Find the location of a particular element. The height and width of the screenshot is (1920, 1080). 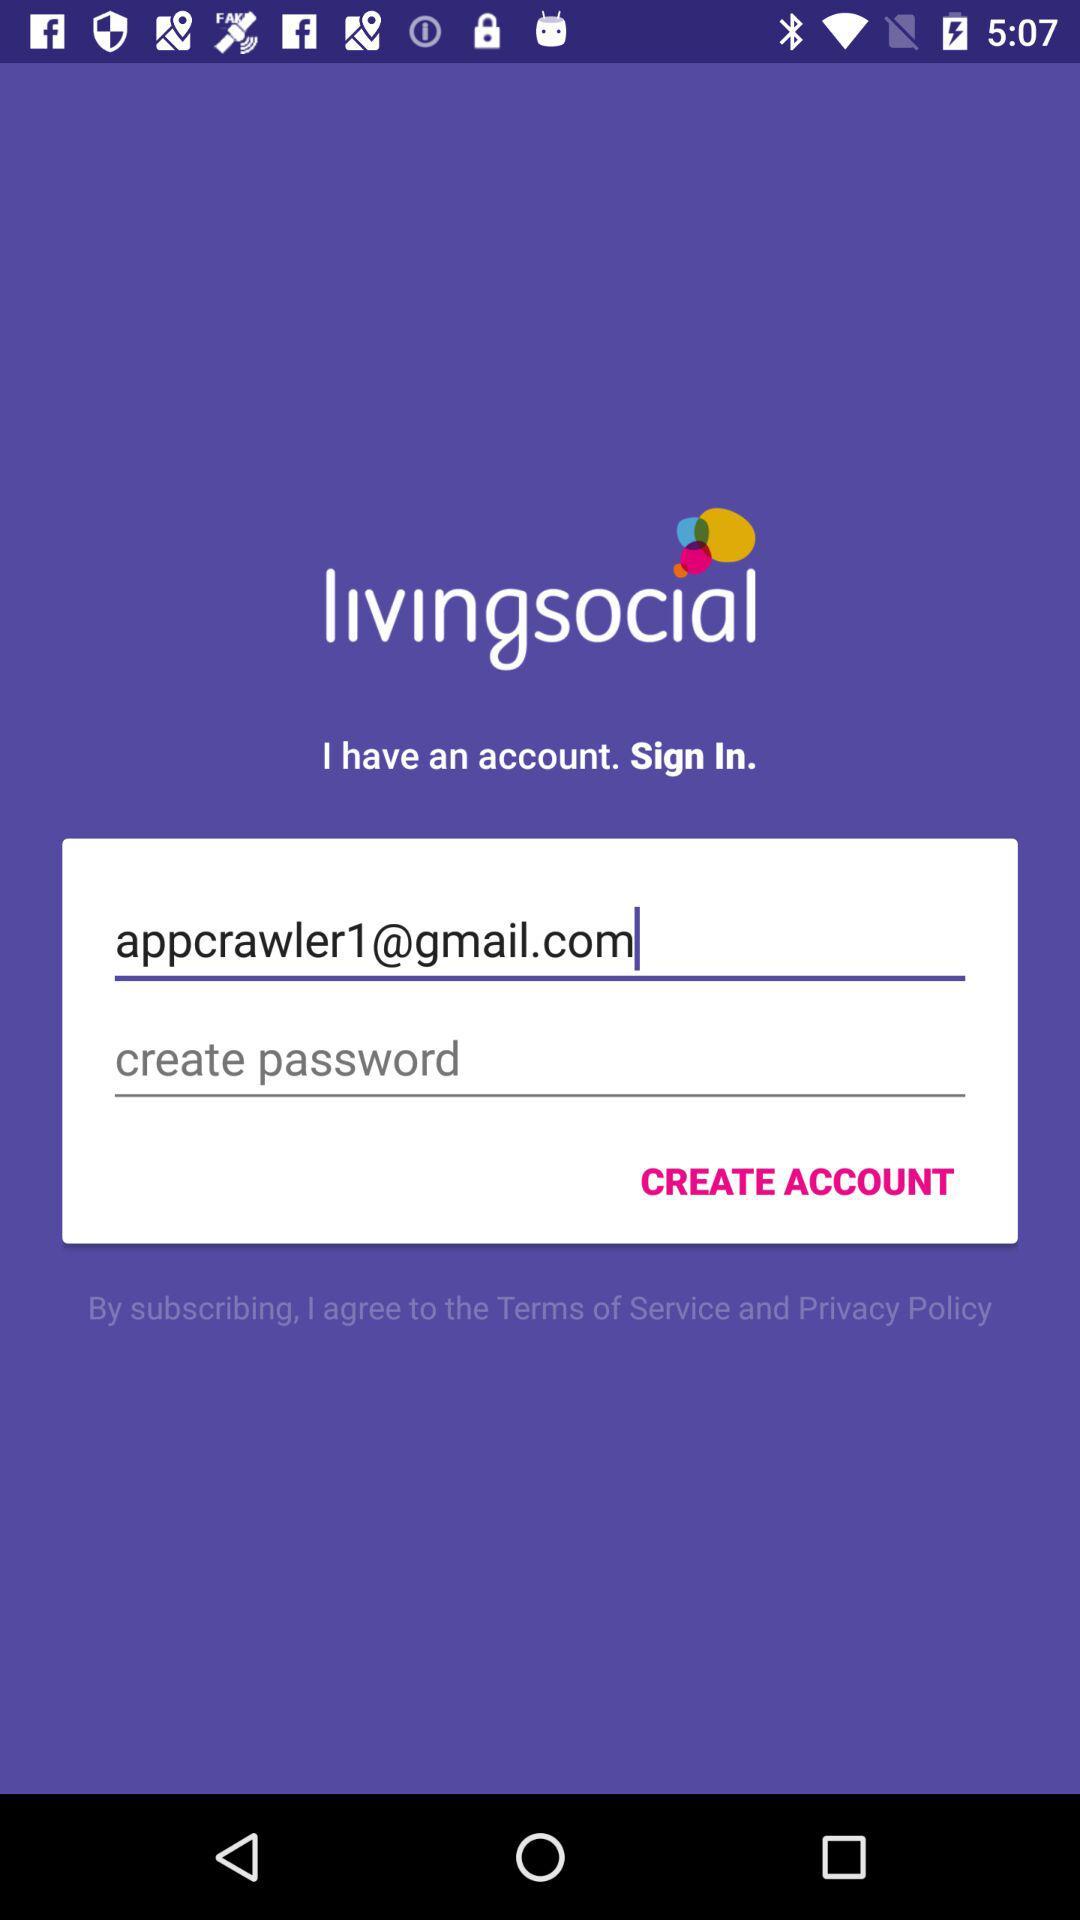

item above the create account is located at coordinates (540, 1057).